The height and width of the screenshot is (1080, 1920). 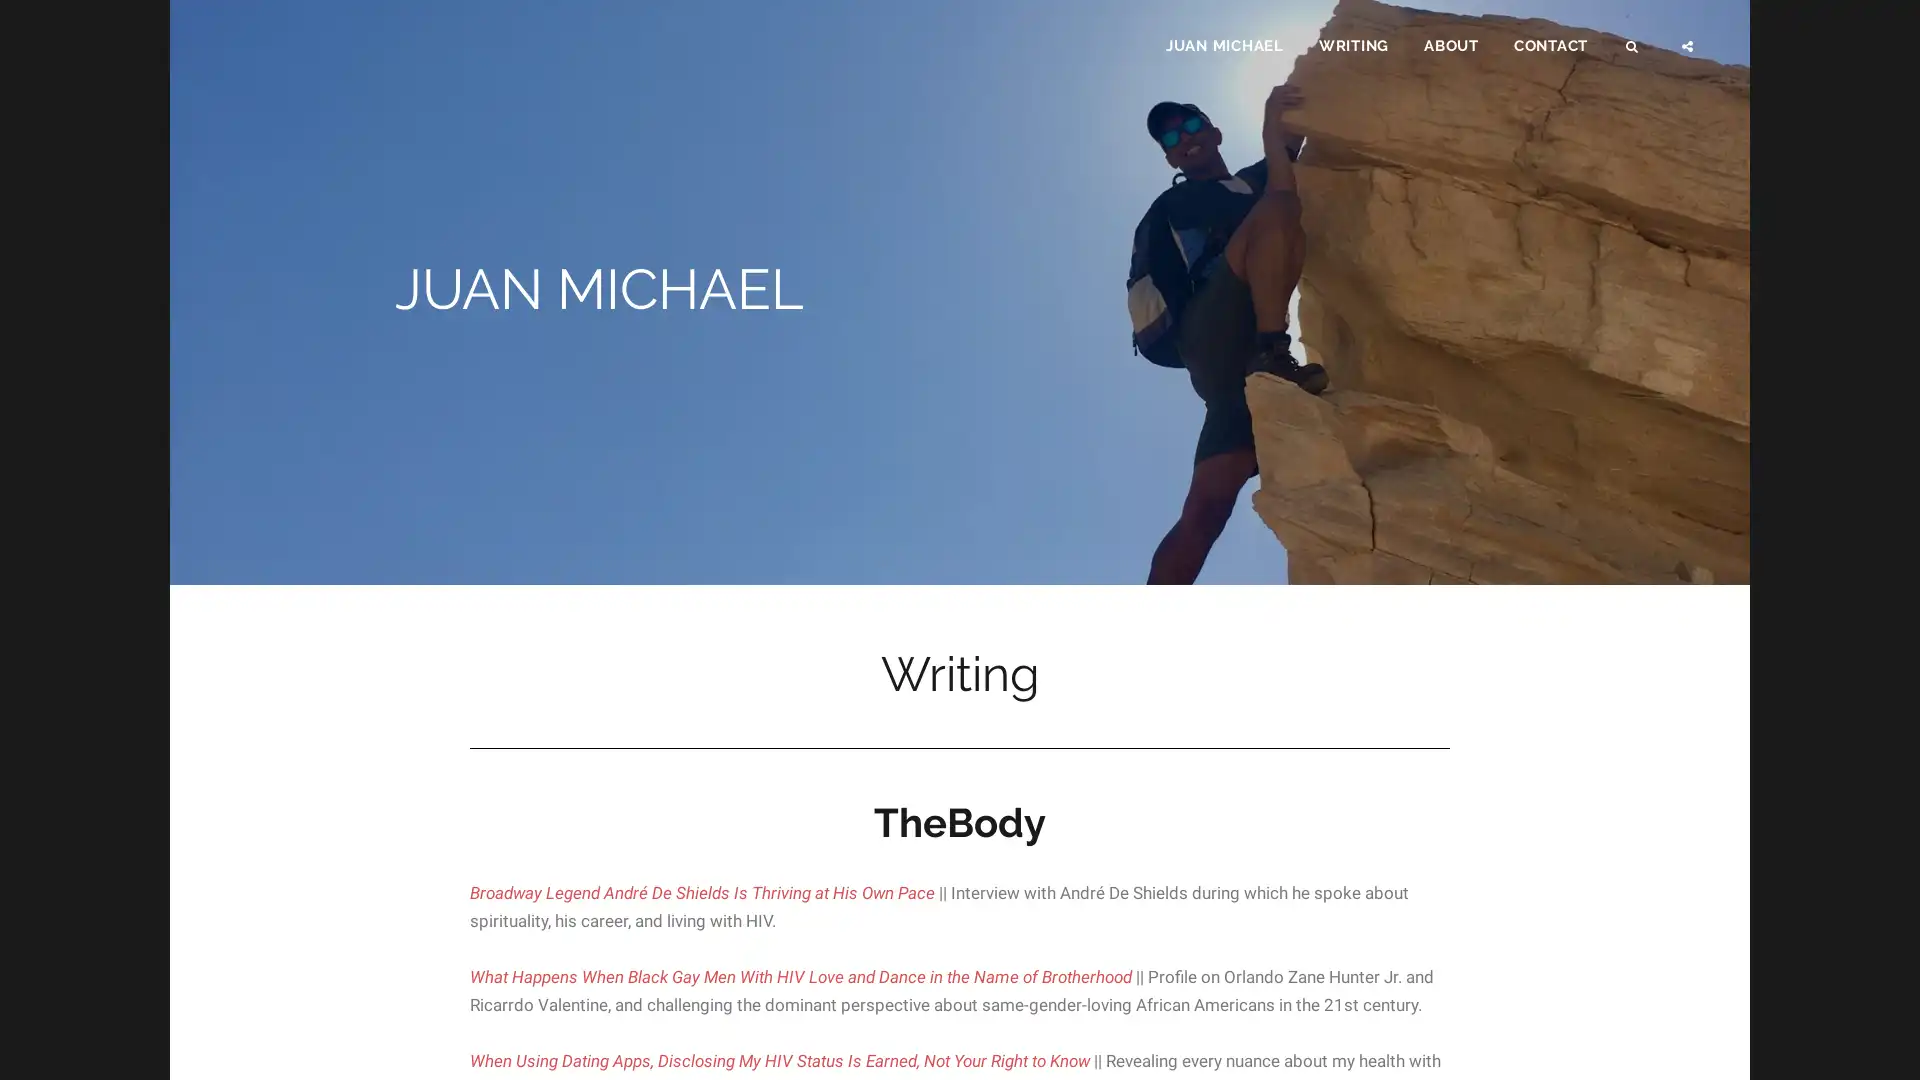 I want to click on SEARCH, so click(x=1633, y=46).